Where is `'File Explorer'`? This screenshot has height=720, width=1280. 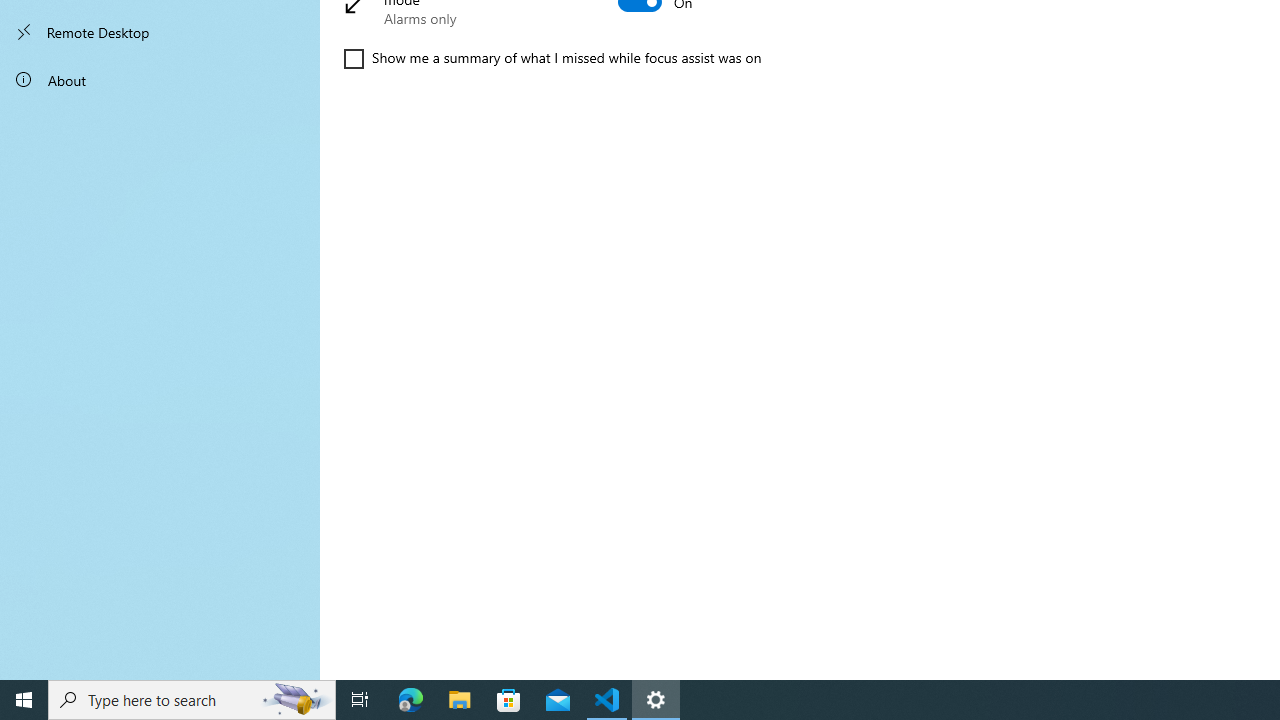
'File Explorer' is located at coordinates (459, 698).